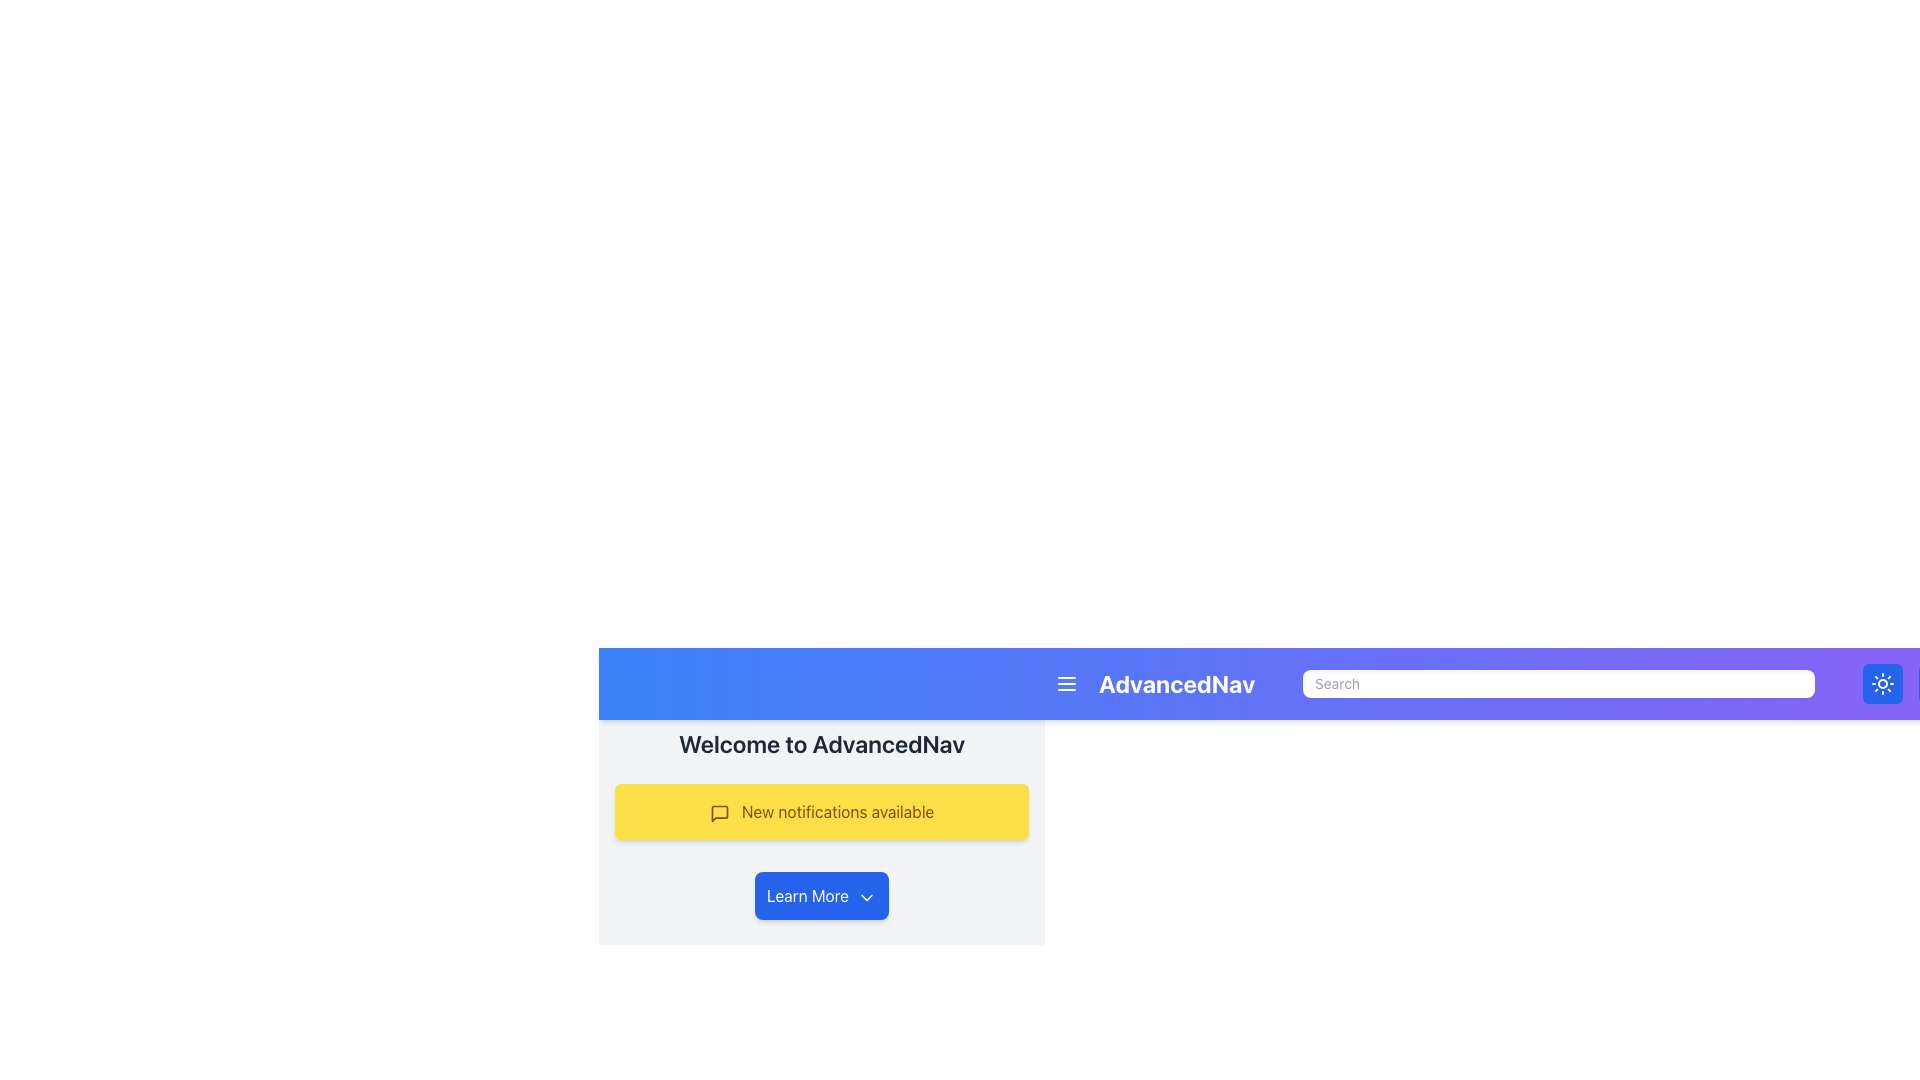 The width and height of the screenshot is (1920, 1080). Describe the element at coordinates (1065, 682) in the screenshot. I see `the menu icon button, which is a horizontal sandwich menu with three white lines on a purple background` at that location.